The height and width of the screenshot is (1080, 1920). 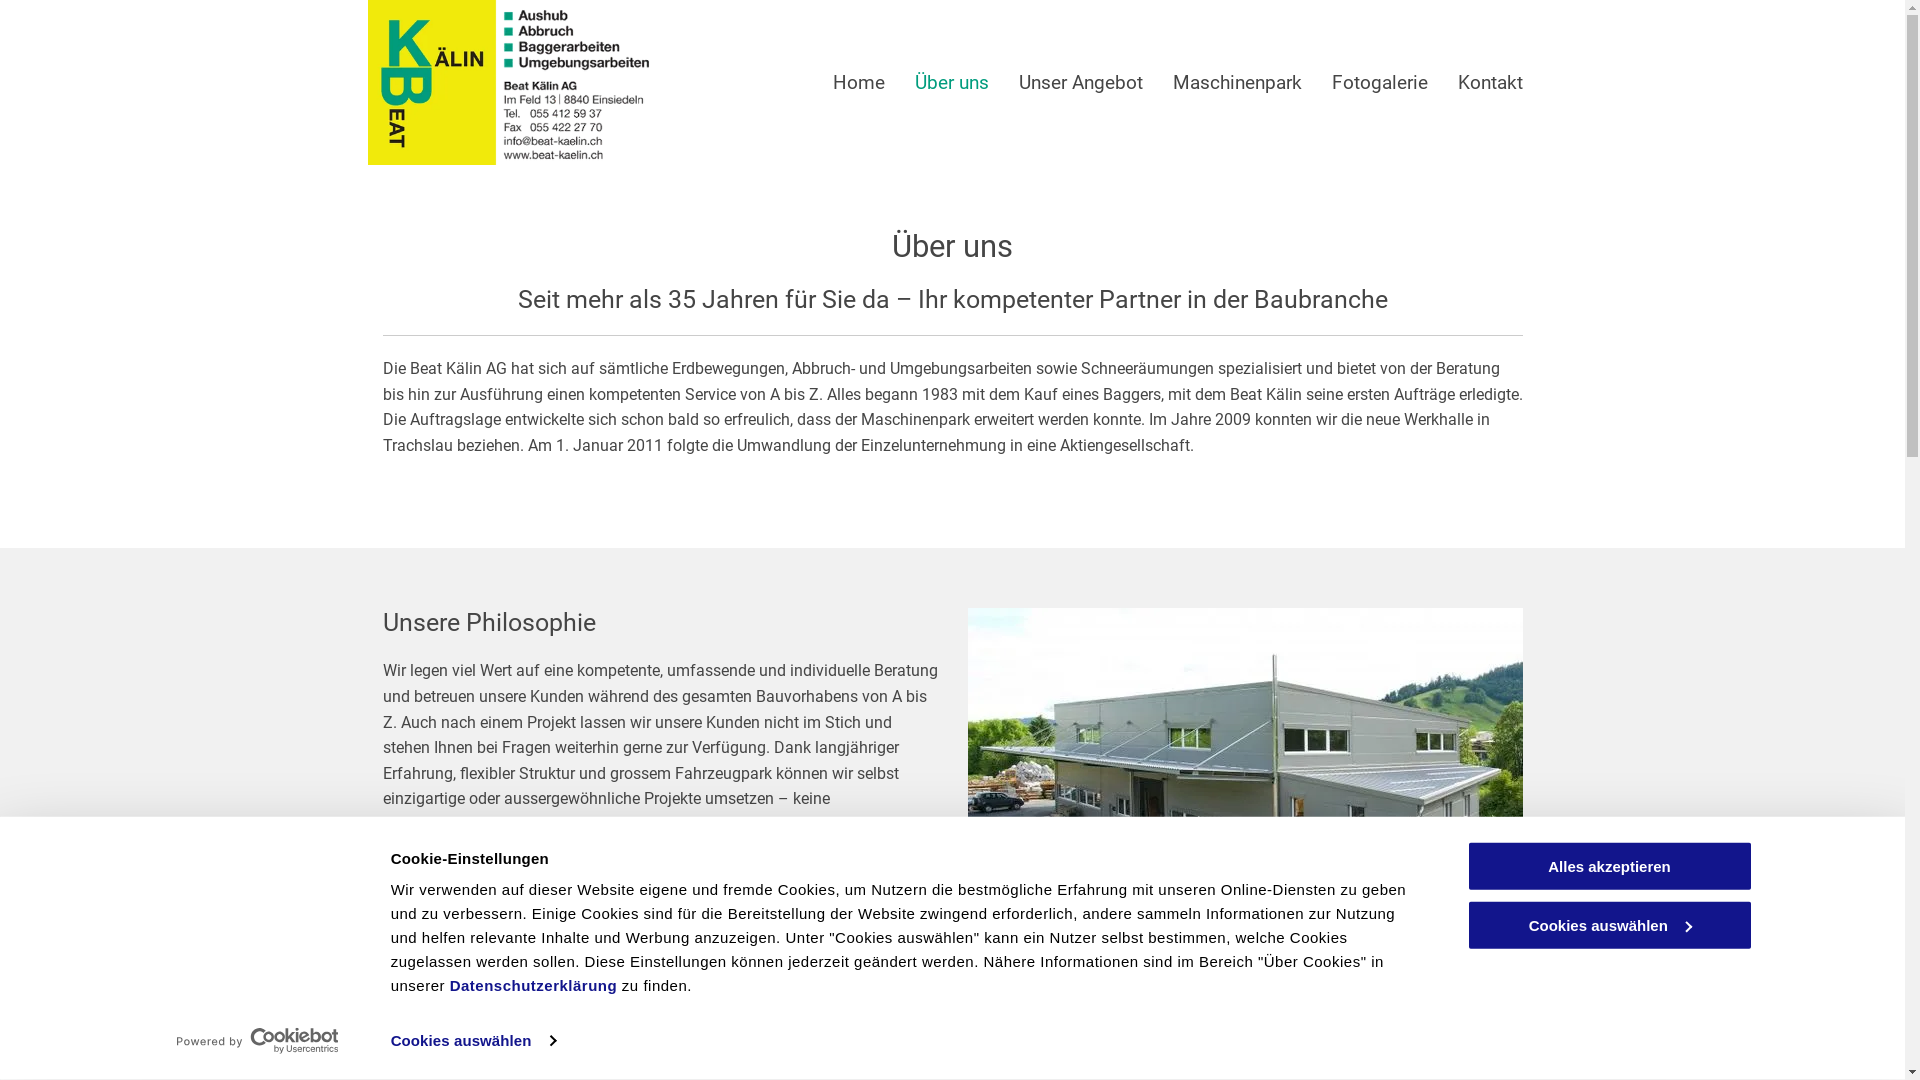 I want to click on 'Maschinenpark', so click(x=1235, y=81).